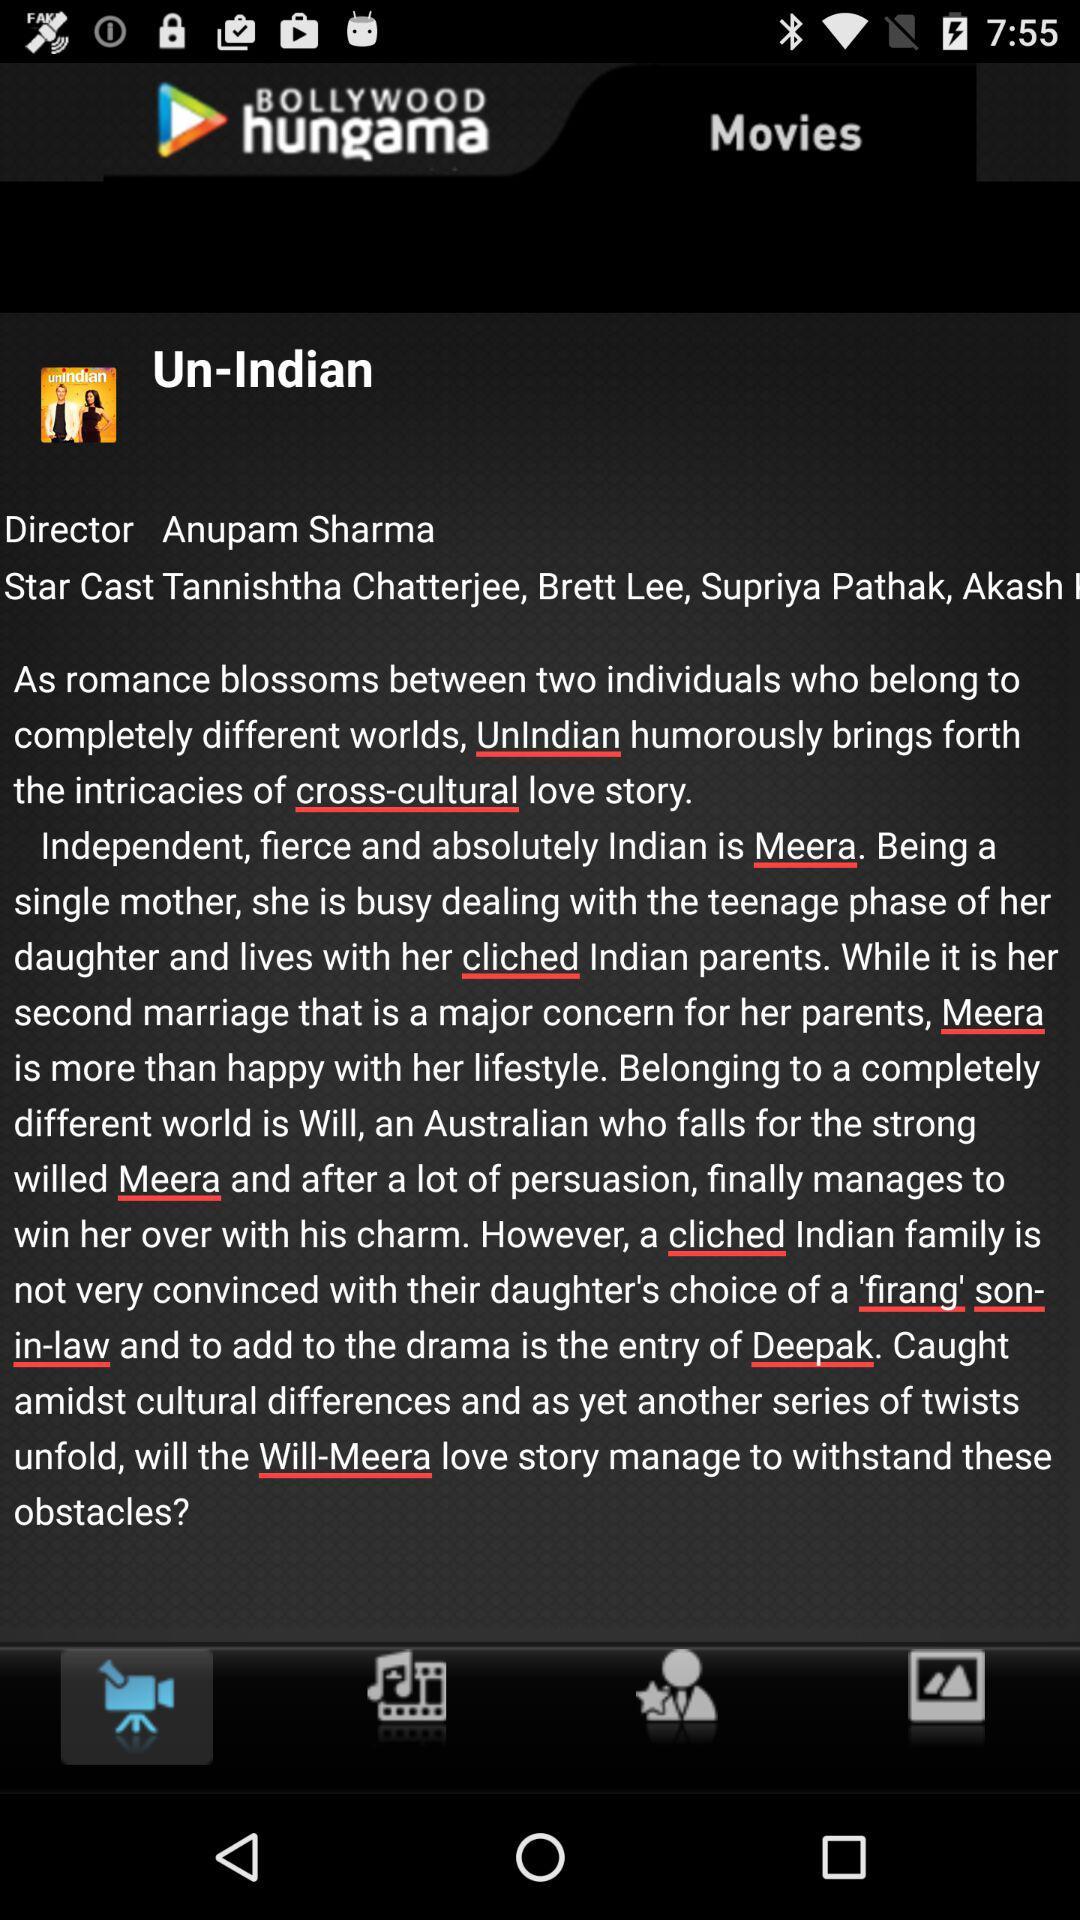  I want to click on the as romance blossoms icon, so click(540, 1073).